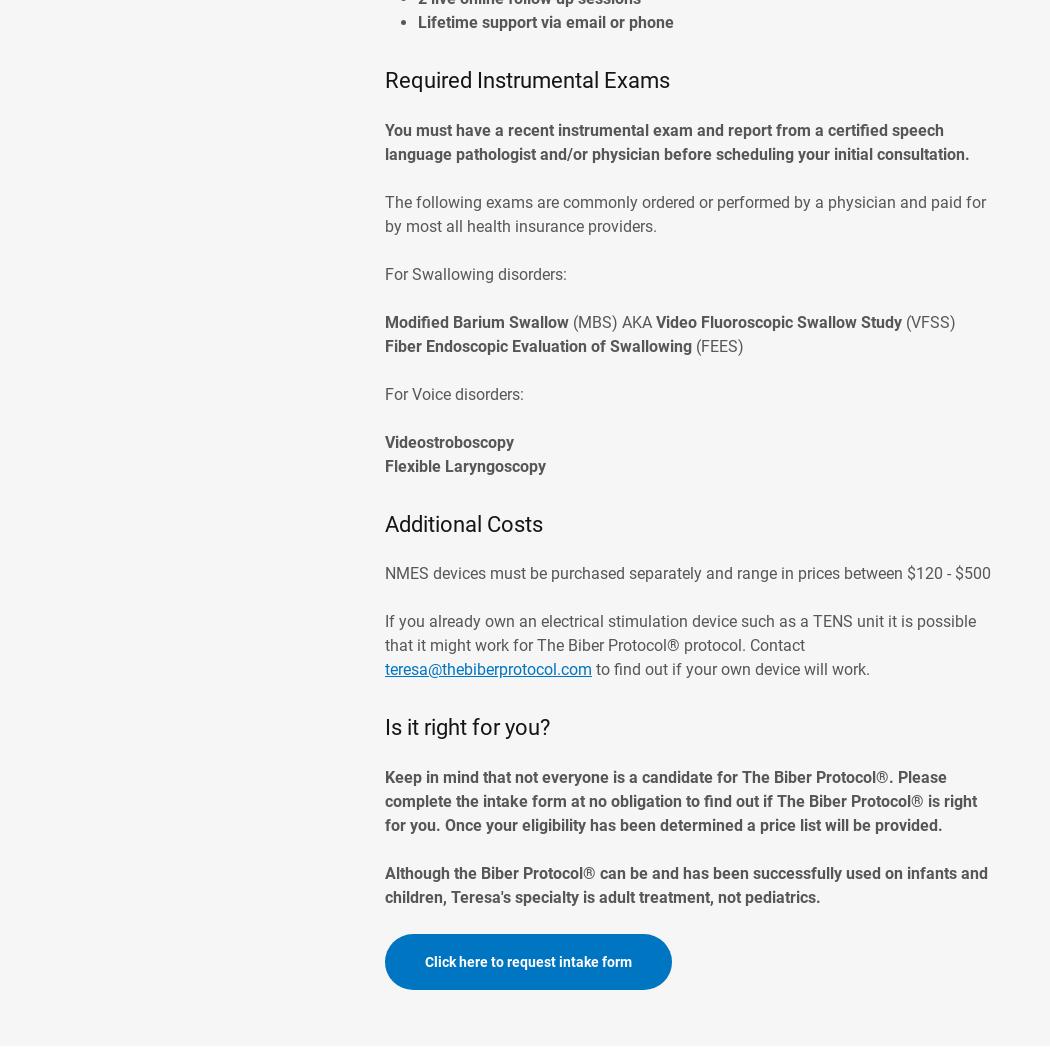 This screenshot has height=1063, width=1050. Describe the element at coordinates (931, 321) in the screenshot. I see `'(VFSS)'` at that location.